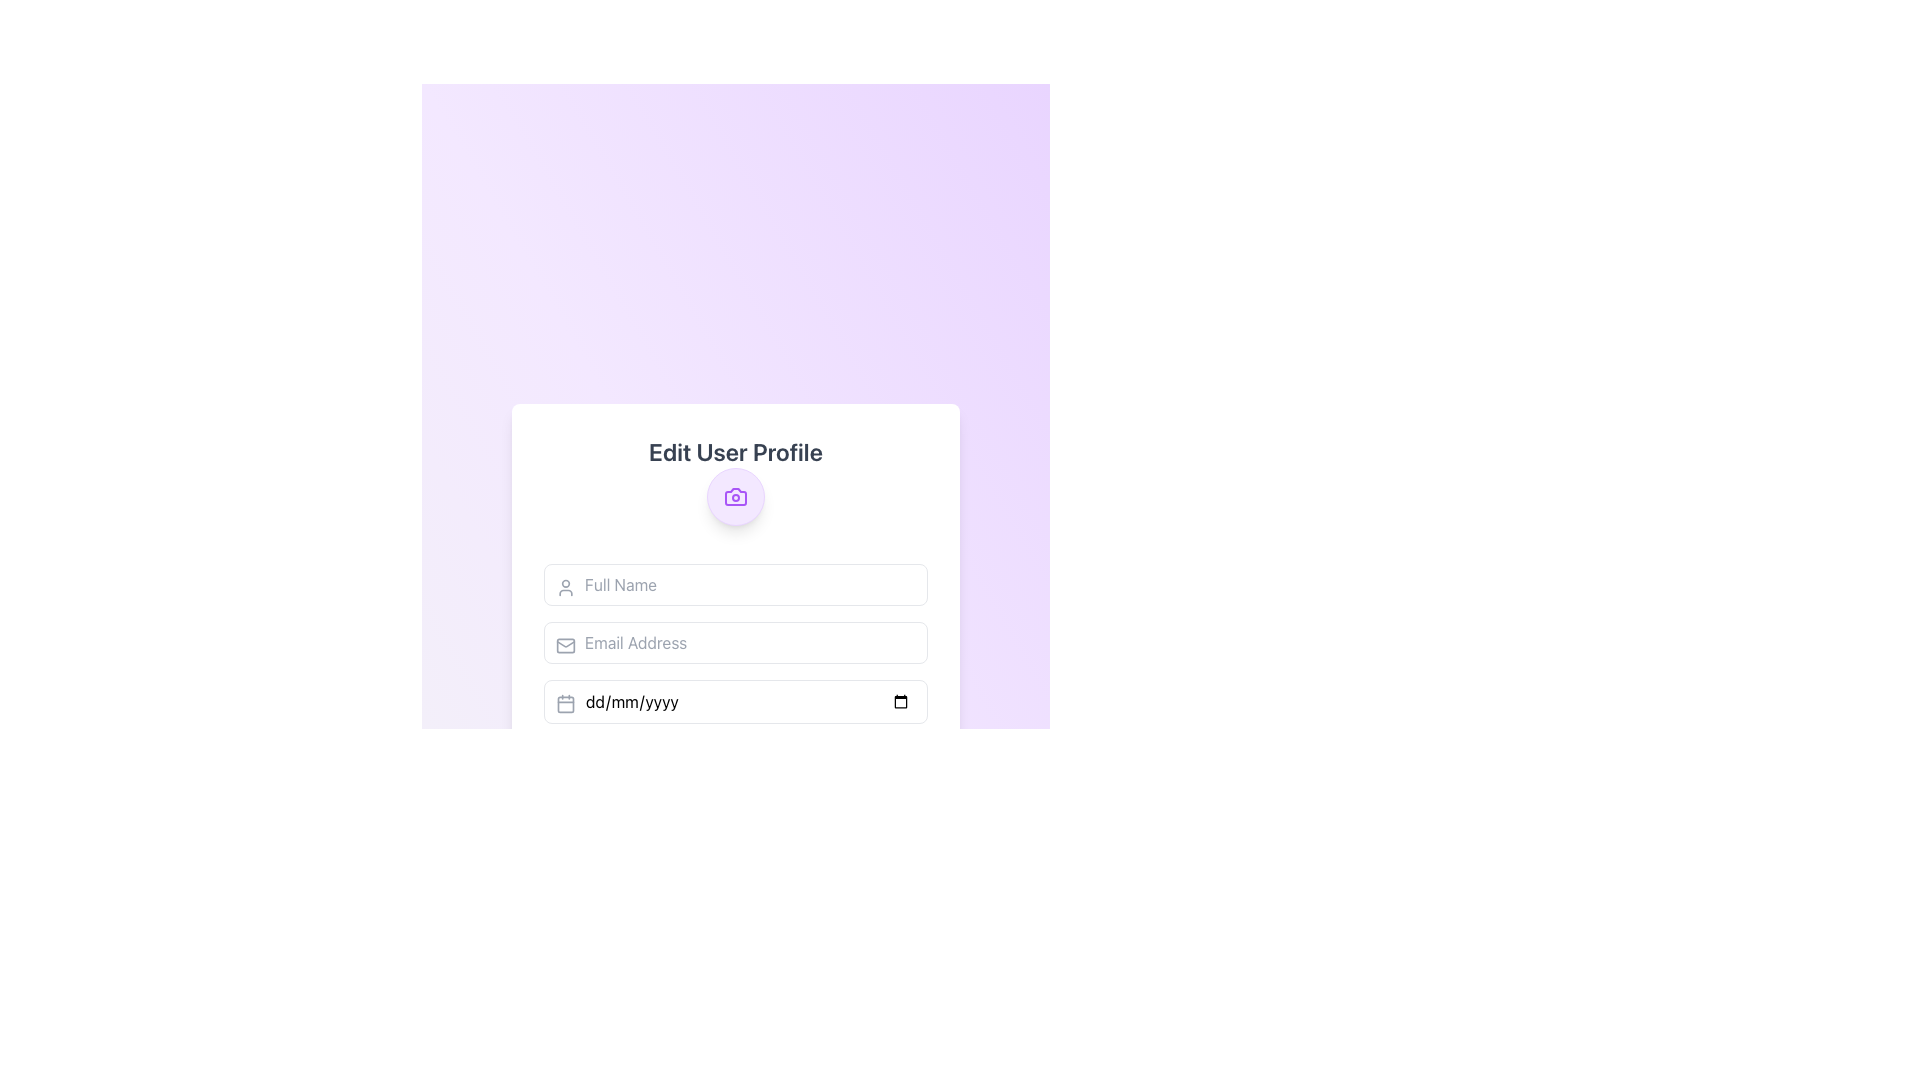  Describe the element at coordinates (734, 499) in the screenshot. I see `the circular button with a purple background and camera icon` at that location.